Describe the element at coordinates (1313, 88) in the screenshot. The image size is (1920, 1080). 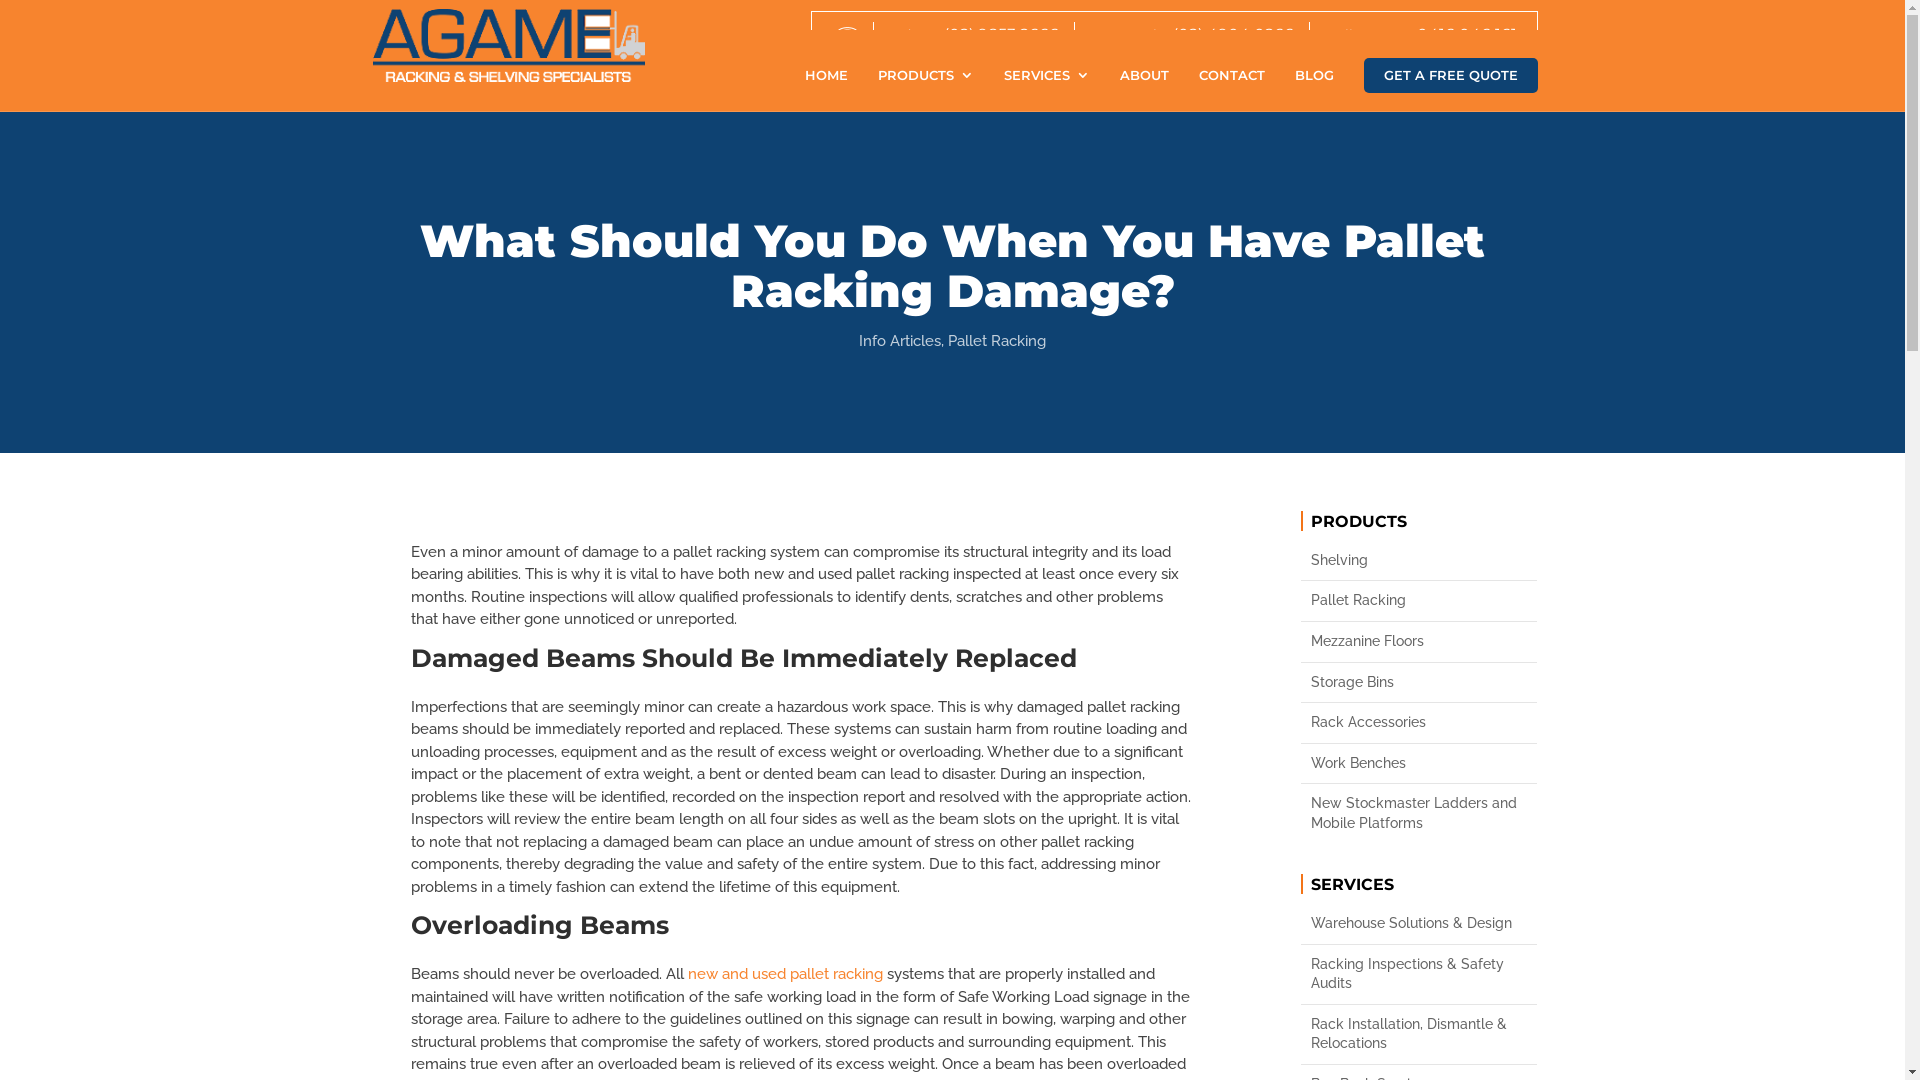
I see `'BLOG'` at that location.